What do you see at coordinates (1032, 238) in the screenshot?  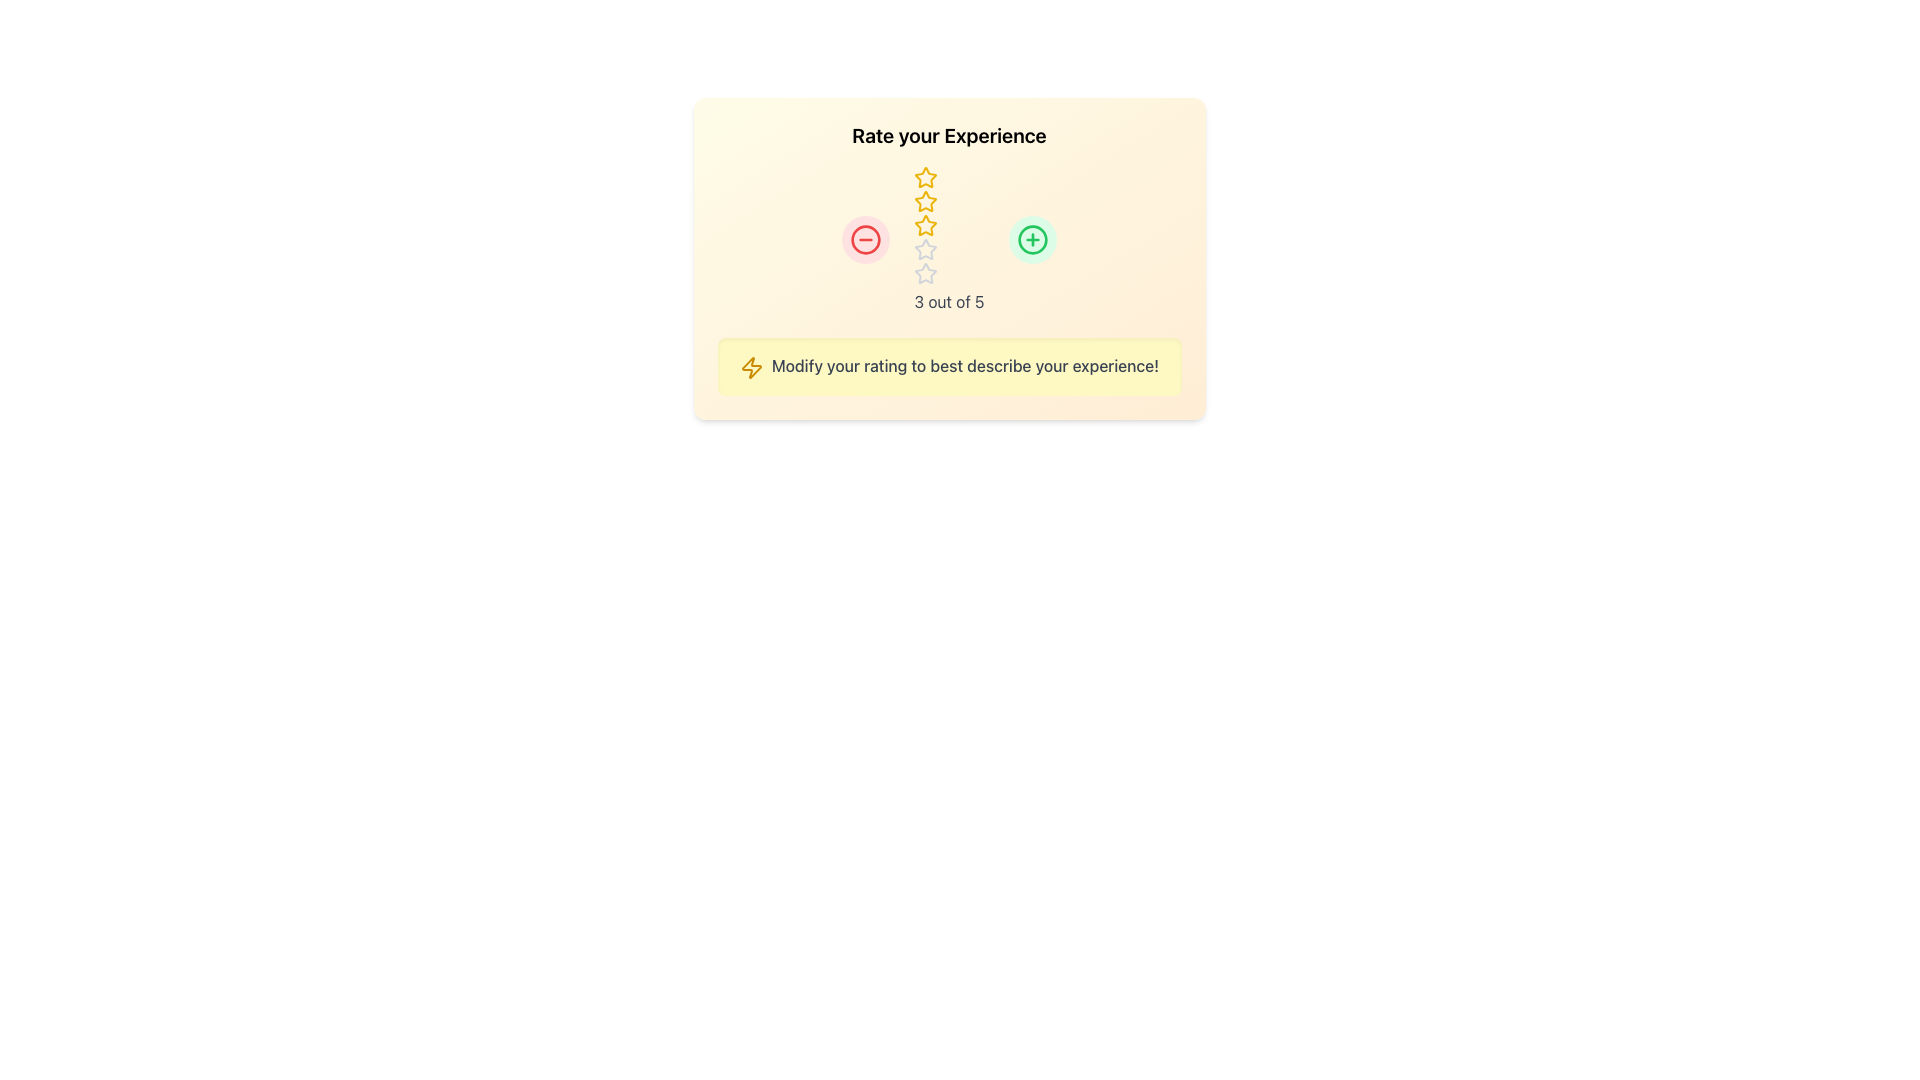 I see `the green circular icon located to the right of the star ratings` at bounding box center [1032, 238].